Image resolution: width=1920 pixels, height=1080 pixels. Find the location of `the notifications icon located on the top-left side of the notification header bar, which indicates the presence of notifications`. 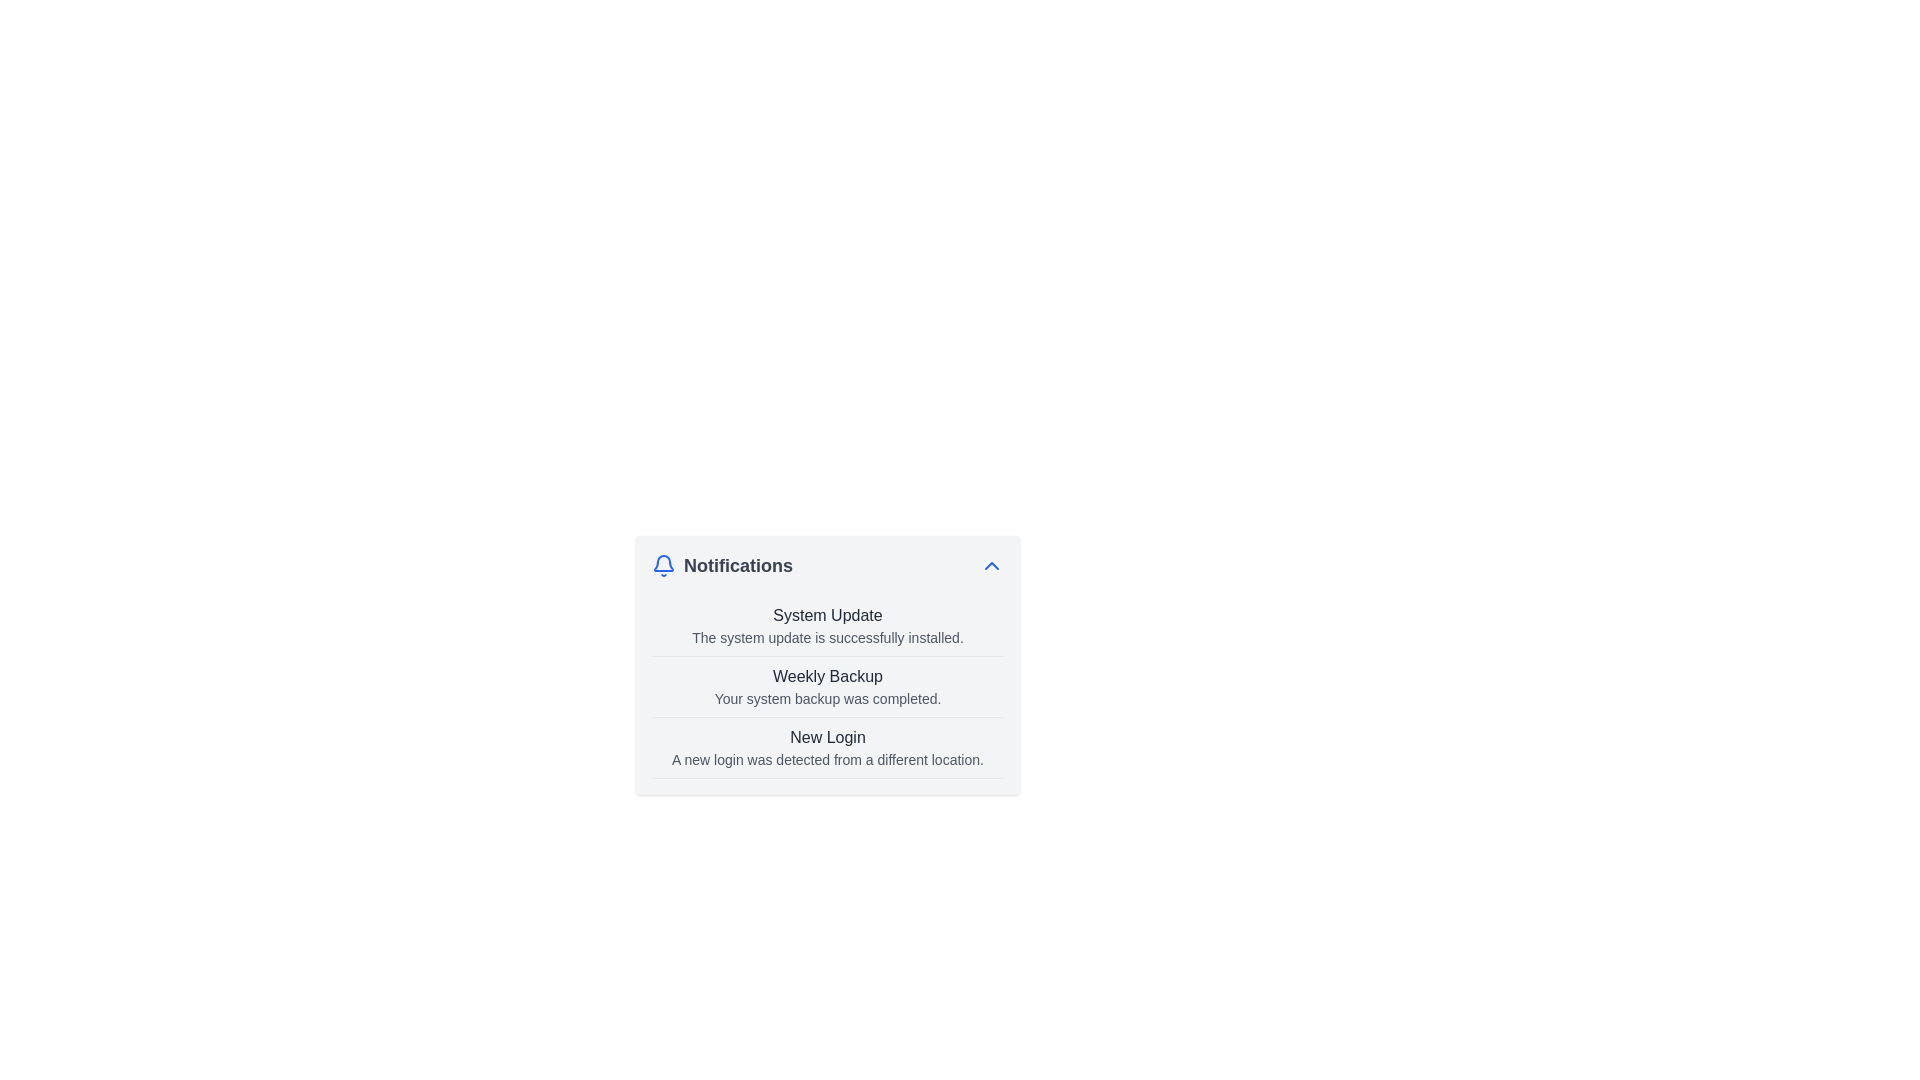

the notifications icon located on the top-left side of the notification header bar, which indicates the presence of notifications is located at coordinates (663, 566).